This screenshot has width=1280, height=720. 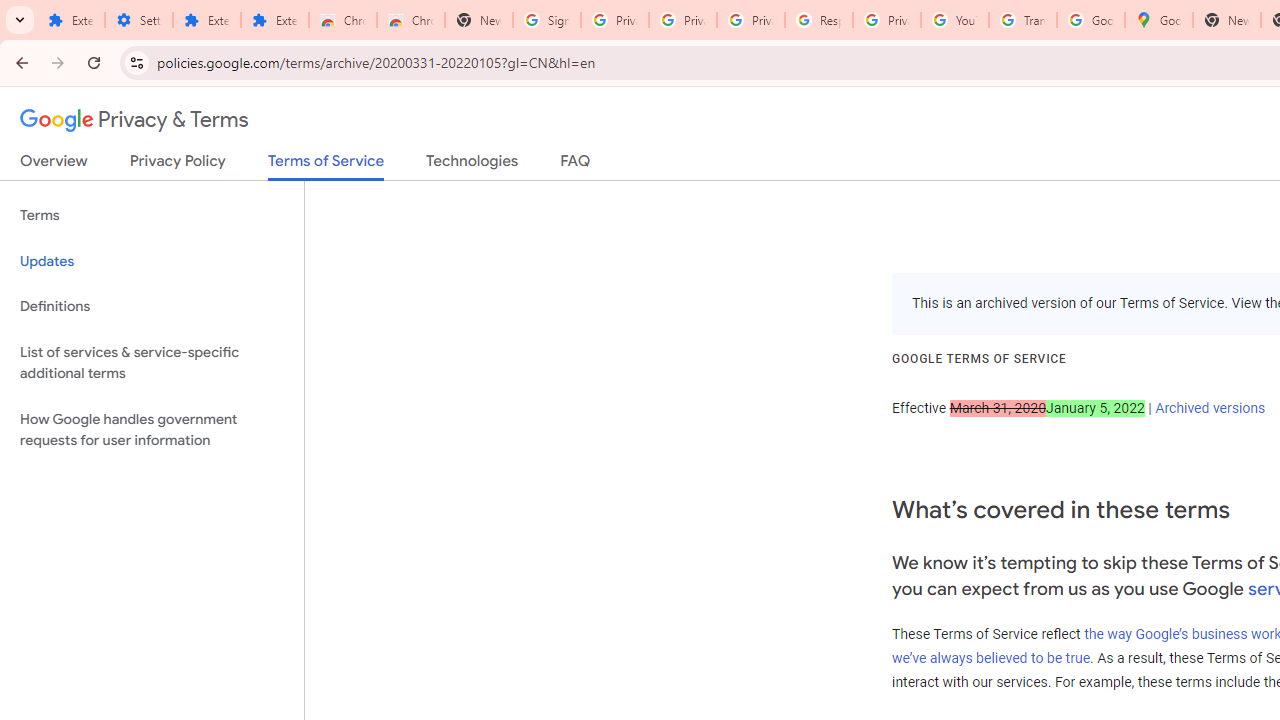 What do you see at coordinates (547, 20) in the screenshot?
I see `'Sign in - Google Accounts'` at bounding box center [547, 20].